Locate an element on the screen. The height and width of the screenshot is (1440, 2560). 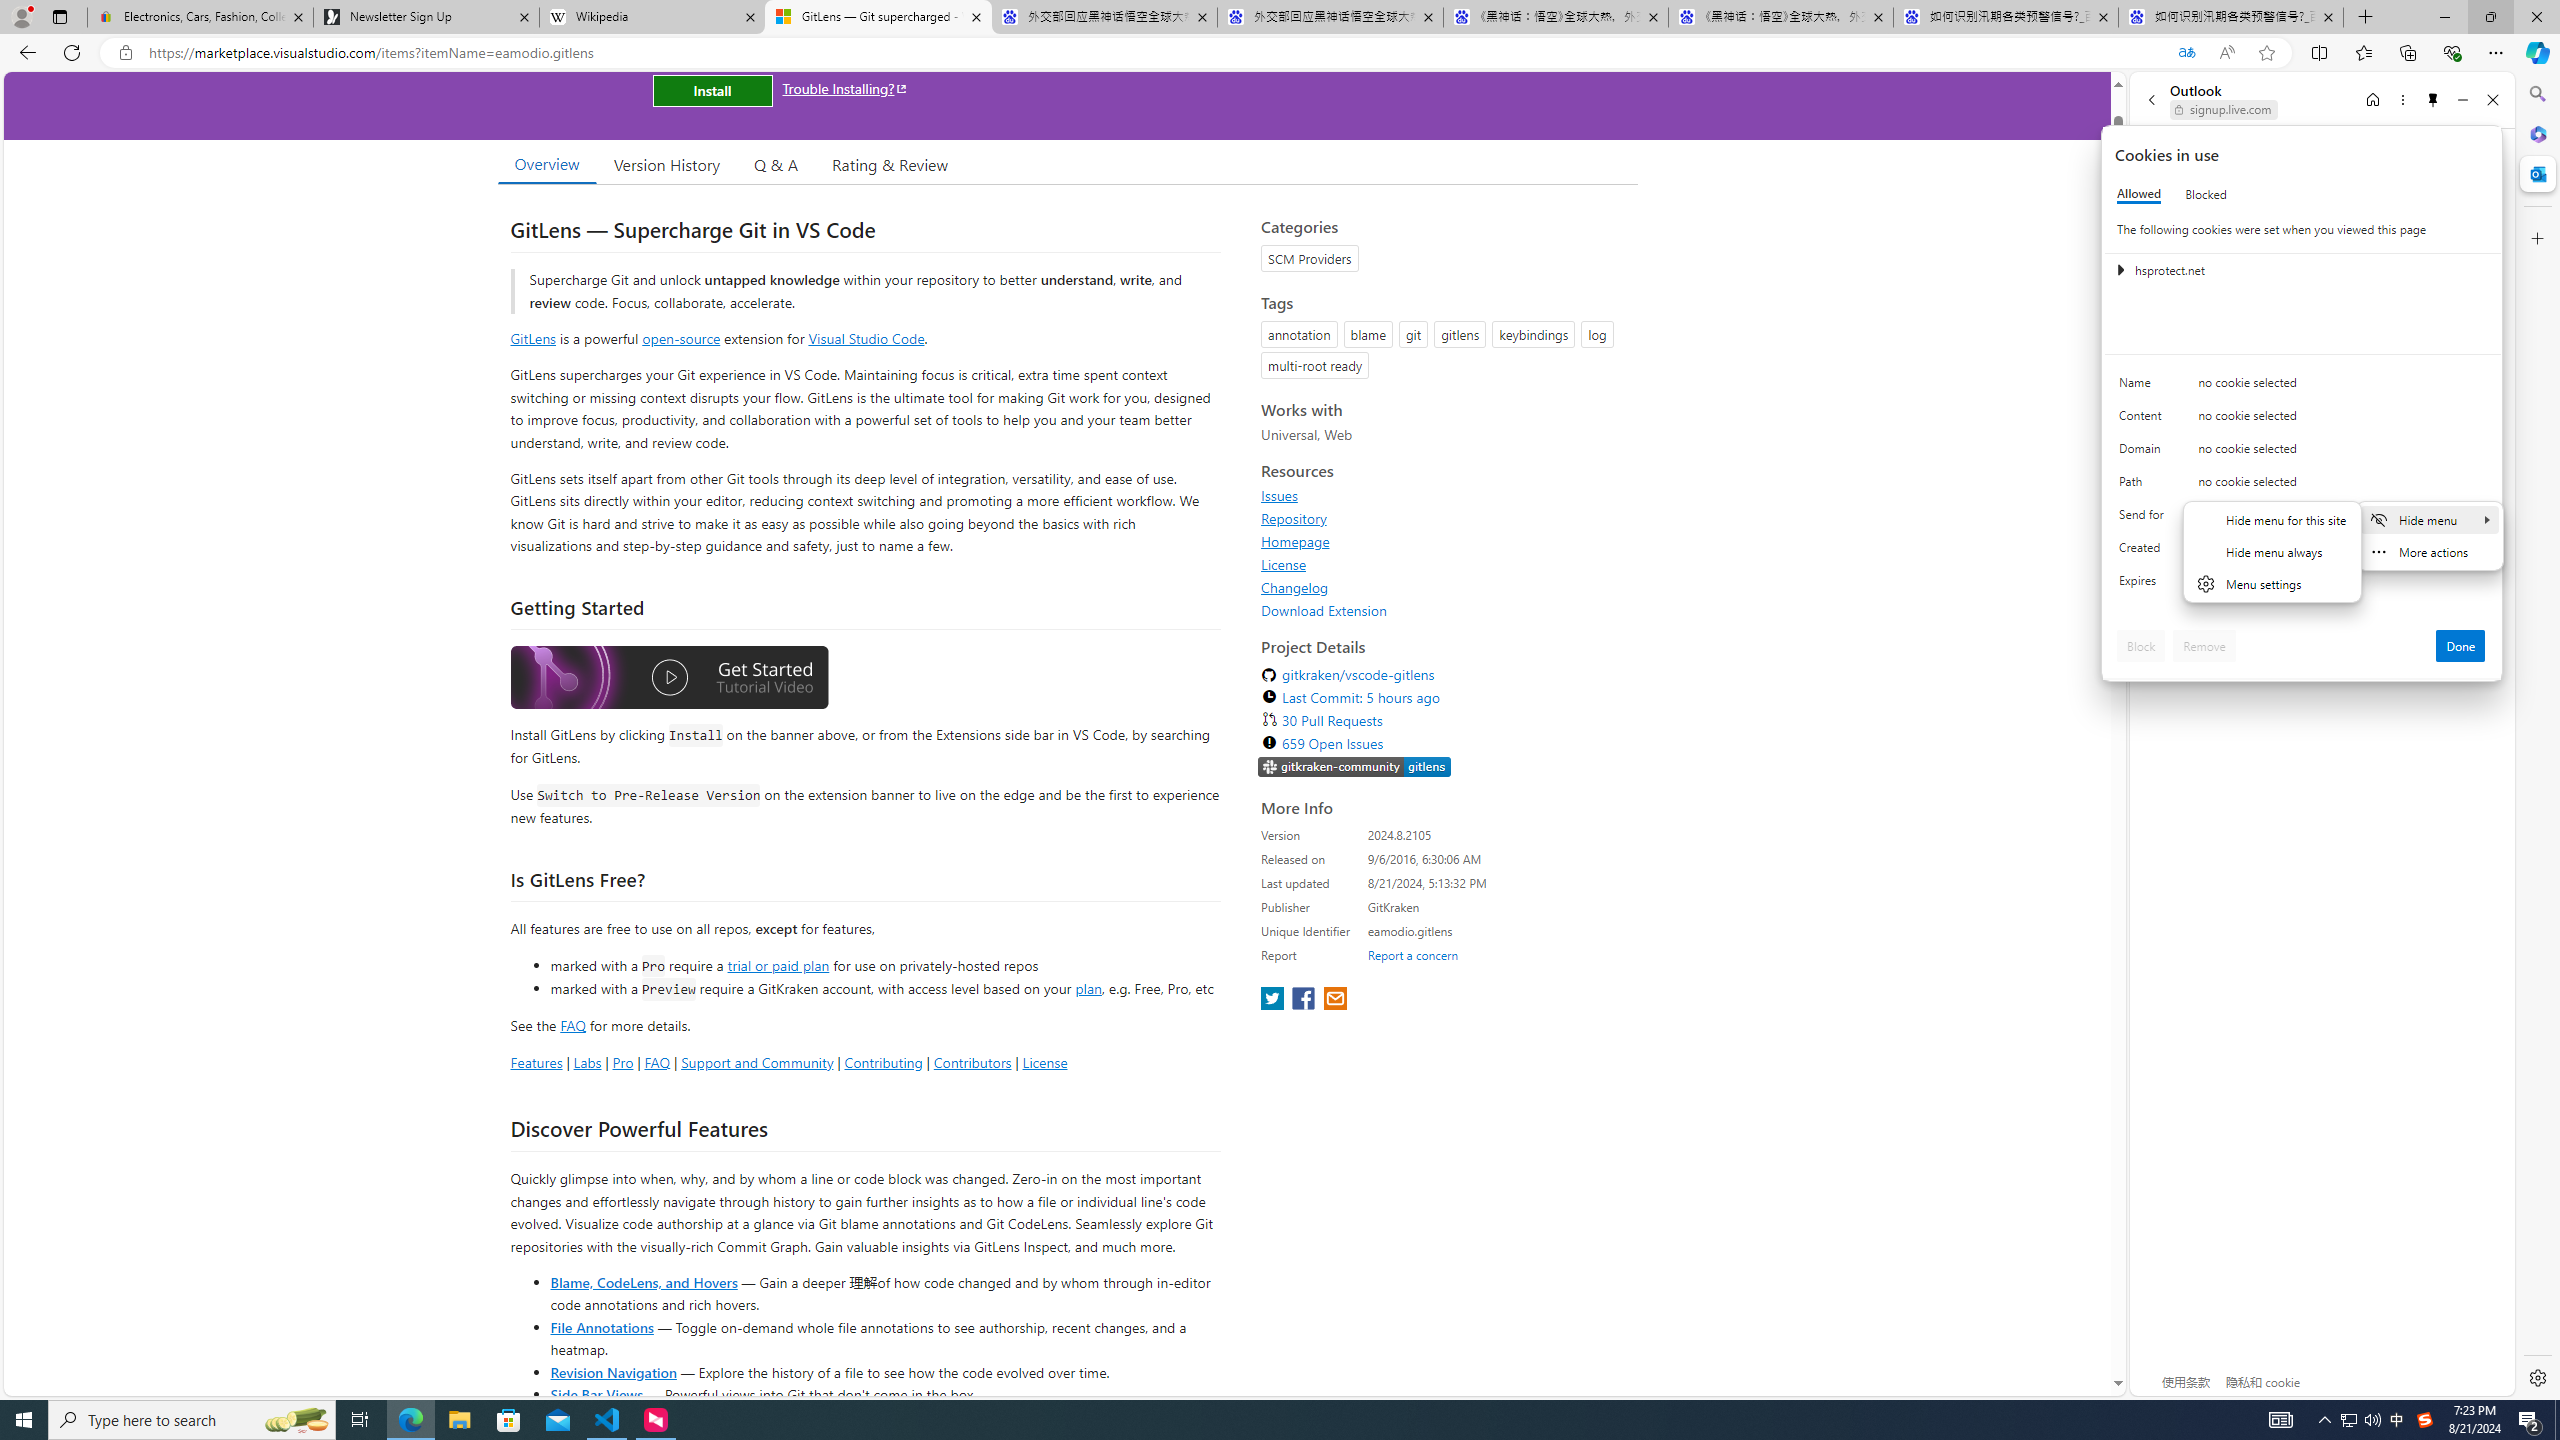
'Name' is located at coordinates (2144, 386).